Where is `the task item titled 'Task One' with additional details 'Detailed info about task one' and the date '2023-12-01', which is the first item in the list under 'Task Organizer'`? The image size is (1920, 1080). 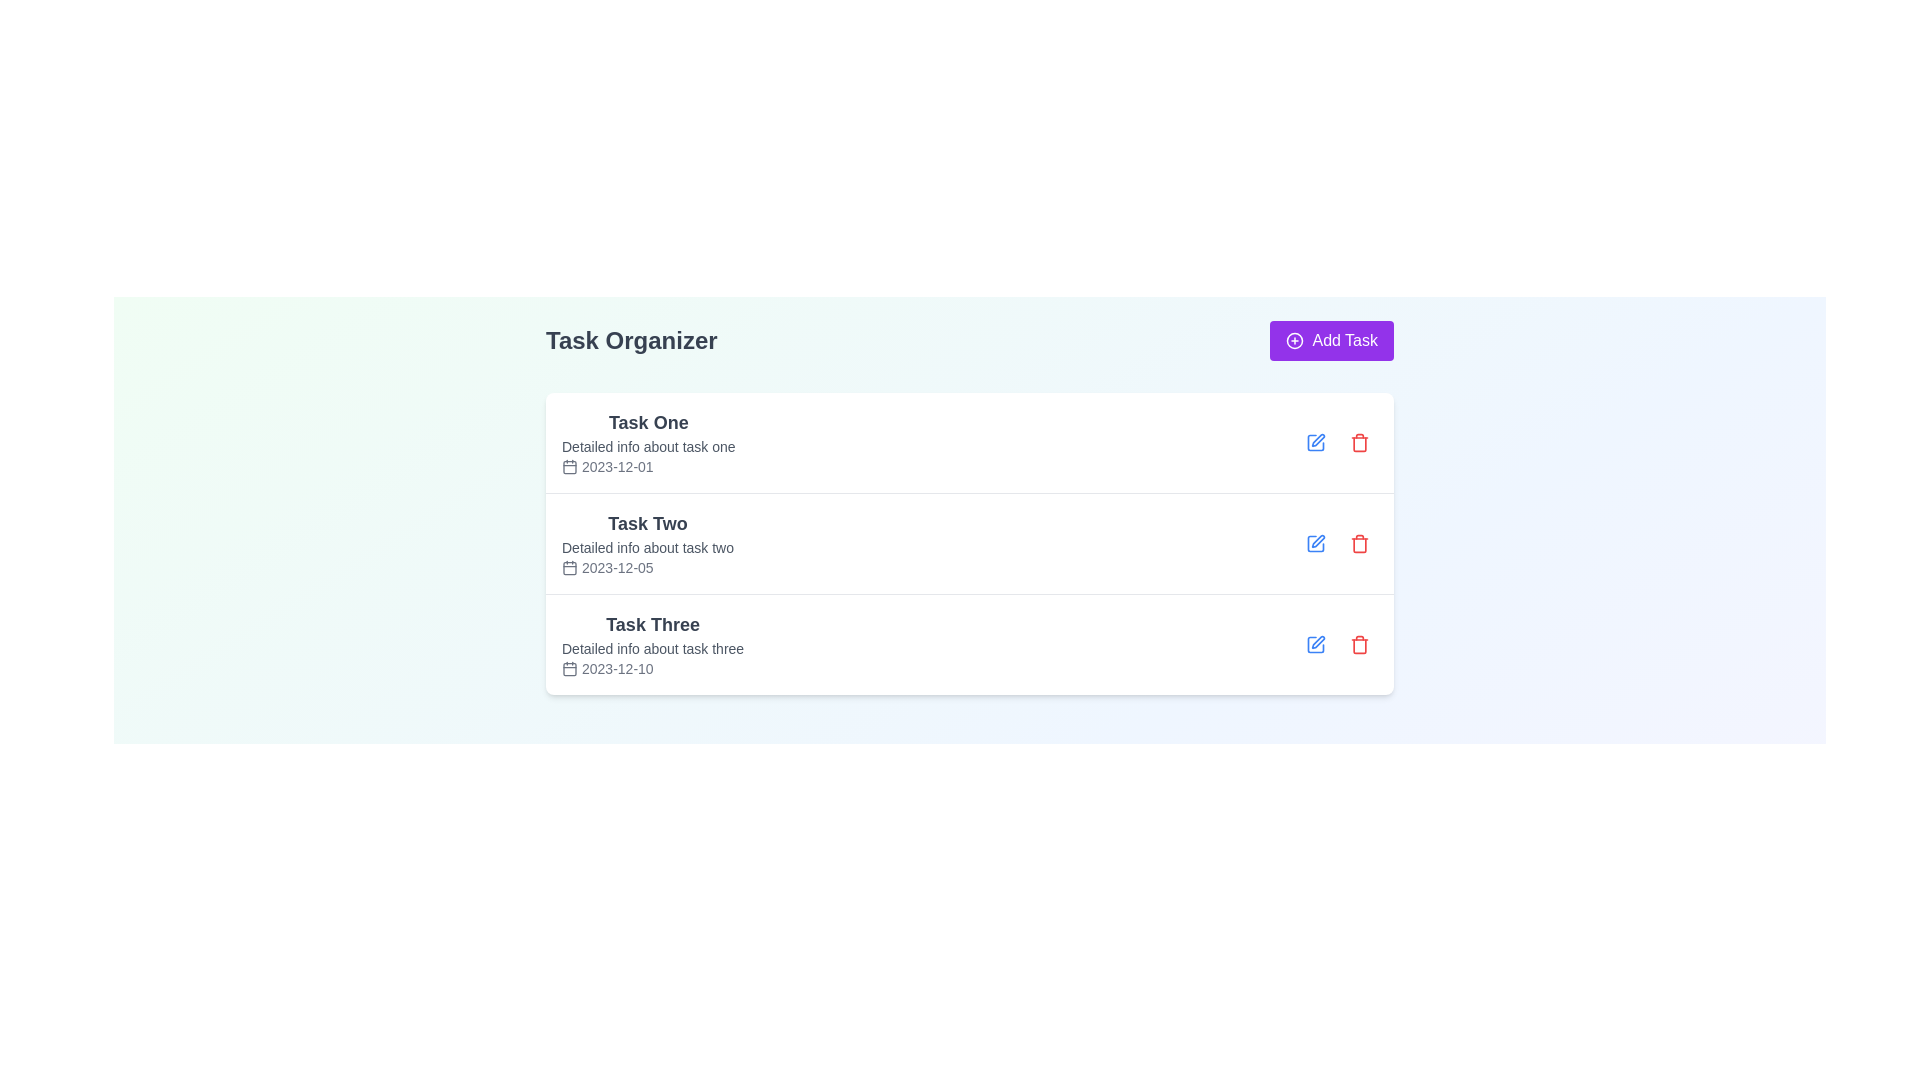
the task item titled 'Task One' with additional details 'Detailed info about task one' and the date '2023-12-01', which is the first item in the list under 'Task Organizer' is located at coordinates (969, 442).